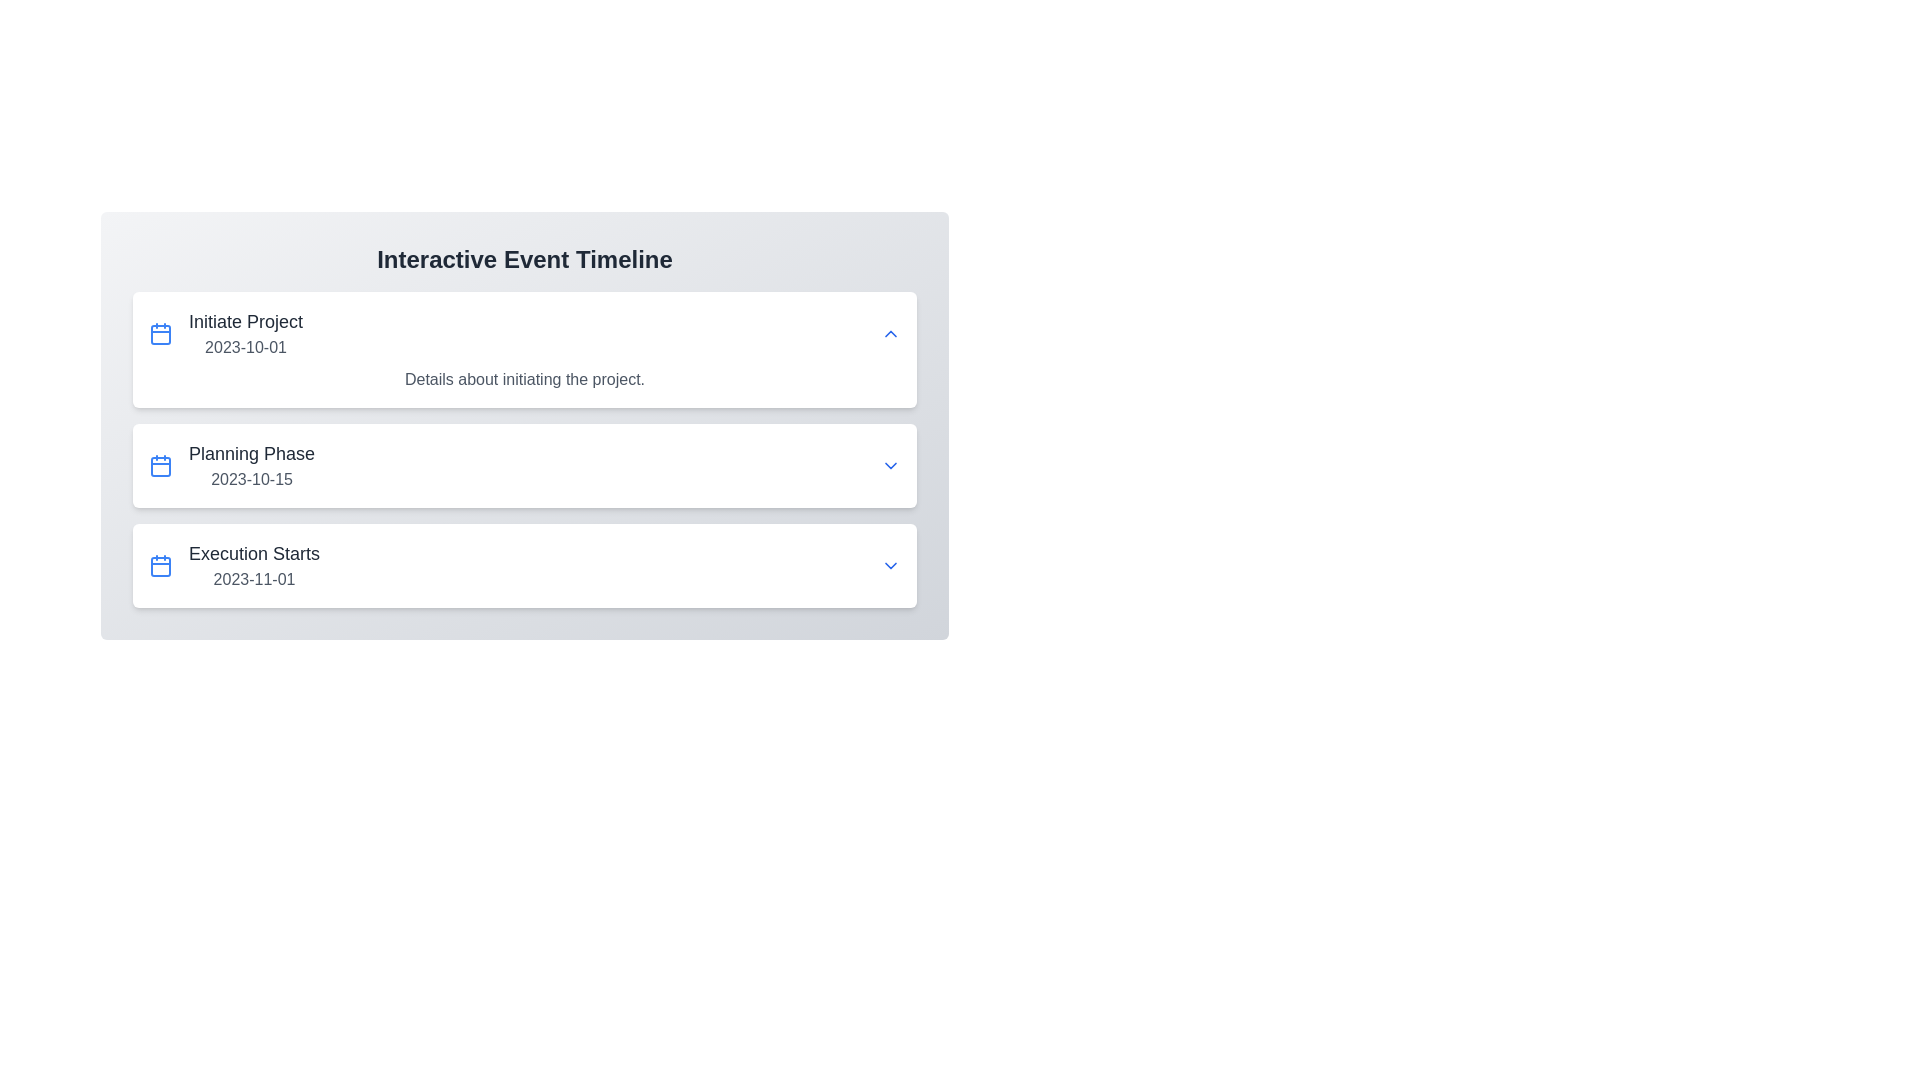 The height and width of the screenshot is (1080, 1920). What do you see at coordinates (234, 566) in the screenshot?
I see `combination element displaying 'Execution Starts' with the blue calendar icon, located in the third row of the 'Interactive Event Timeline'` at bounding box center [234, 566].